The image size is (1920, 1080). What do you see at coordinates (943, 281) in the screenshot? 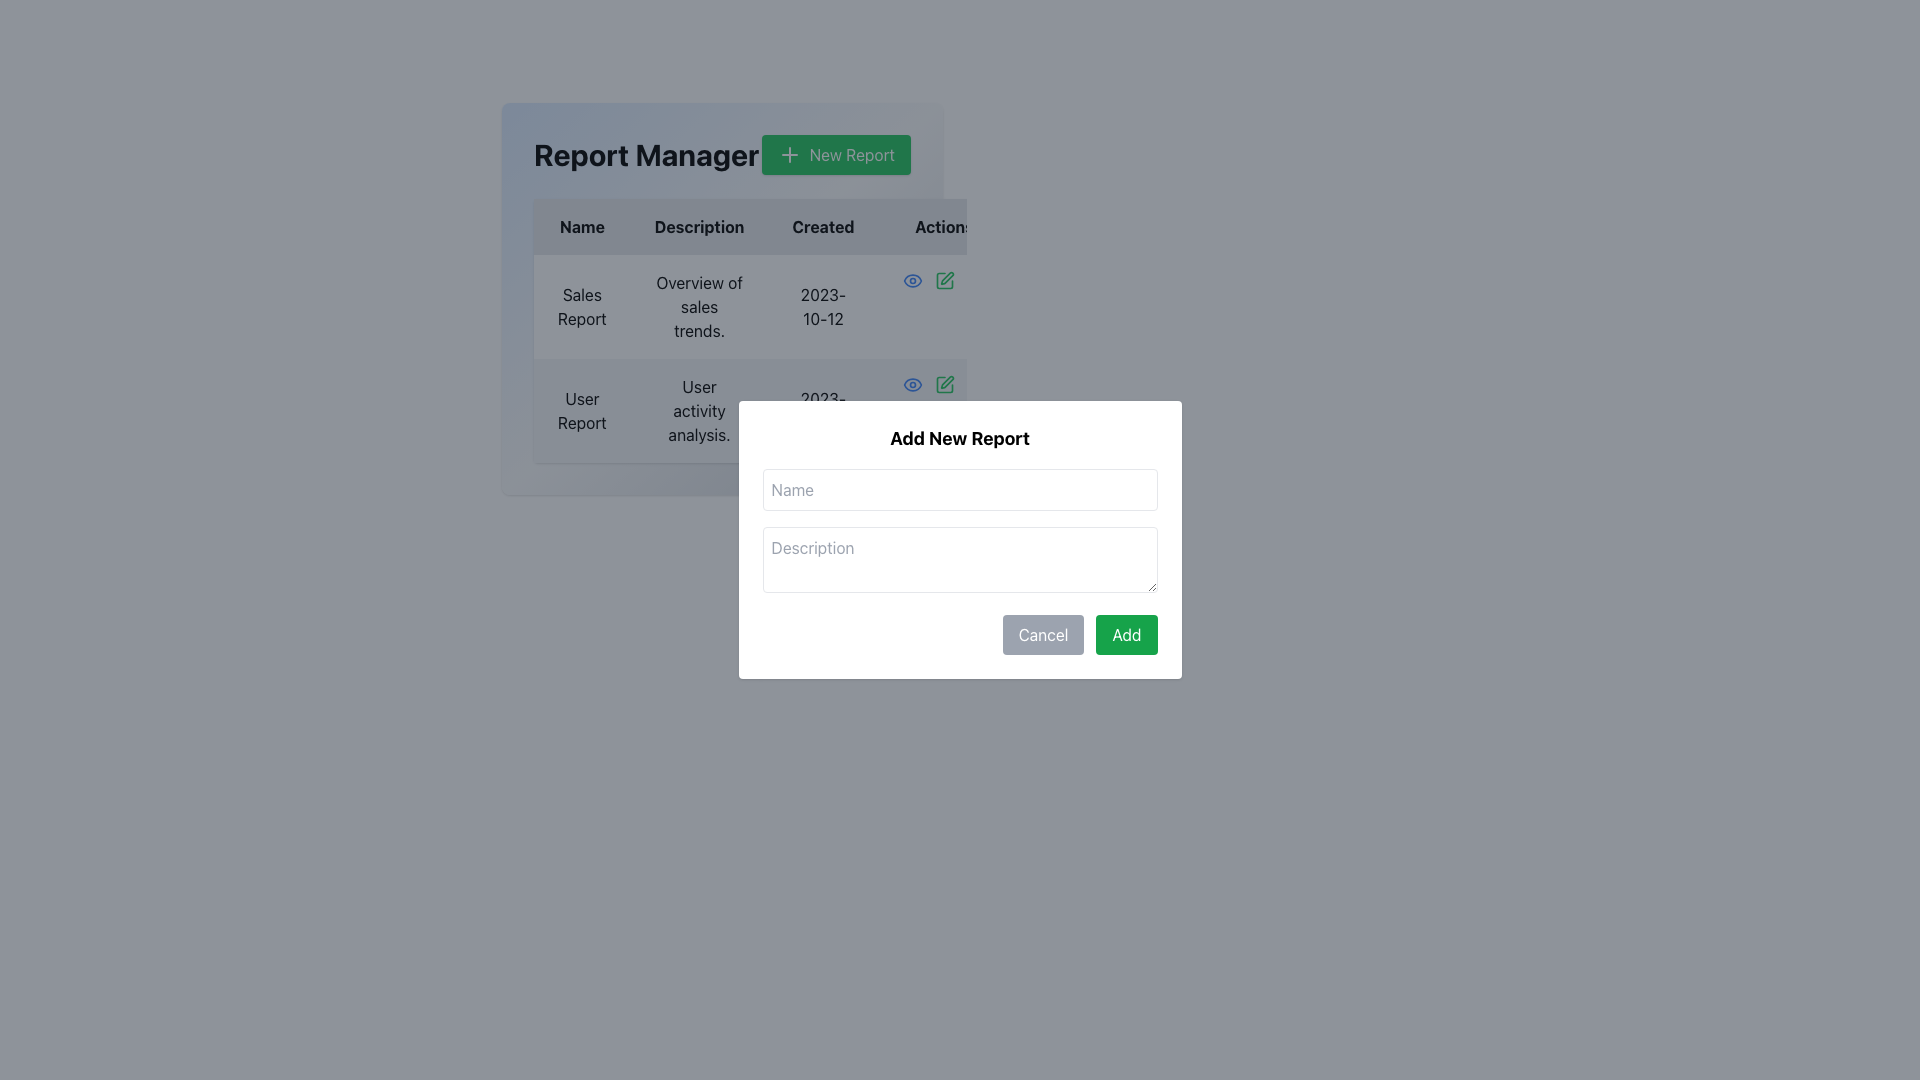
I see `the 'Edit' icon button located at the rightmost side of the 'Actions' column in the 'User Report' row of the 'Report Manager' table` at bounding box center [943, 281].